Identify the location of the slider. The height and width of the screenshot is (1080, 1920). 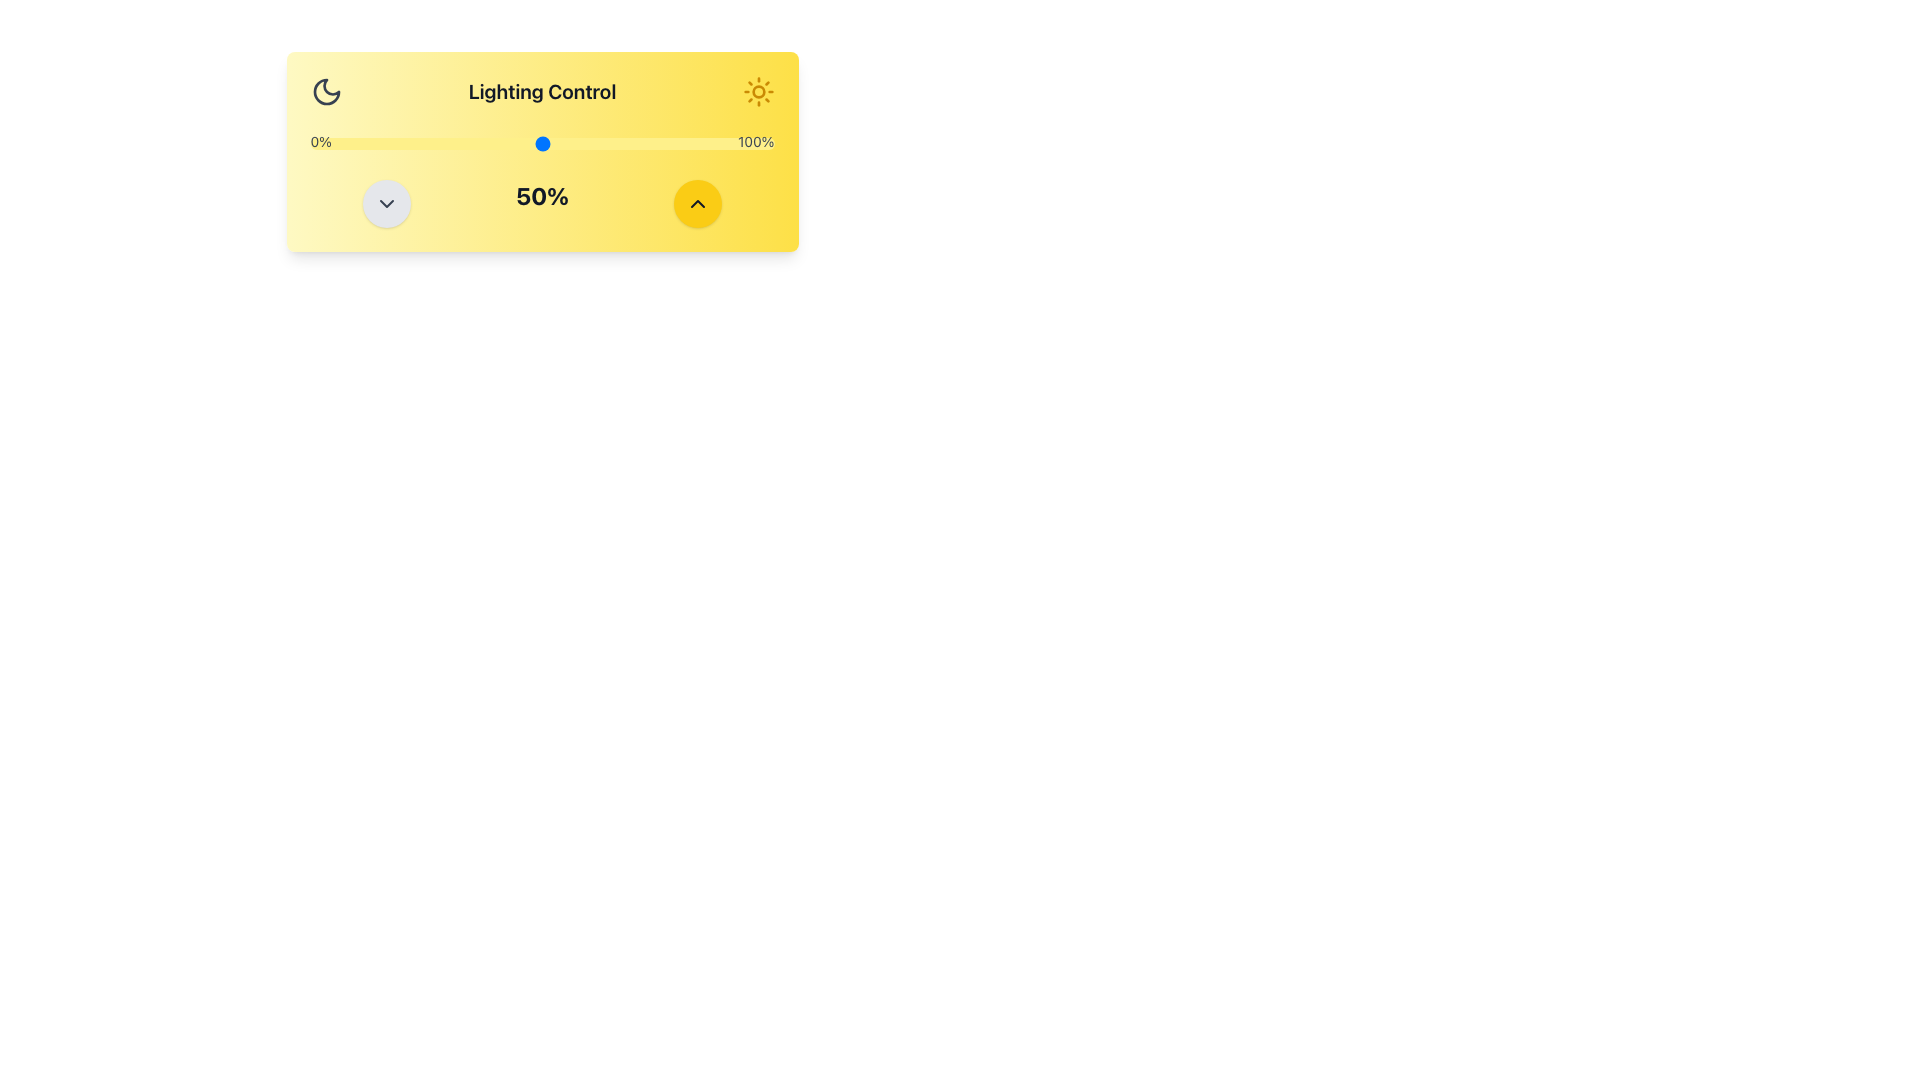
(700, 142).